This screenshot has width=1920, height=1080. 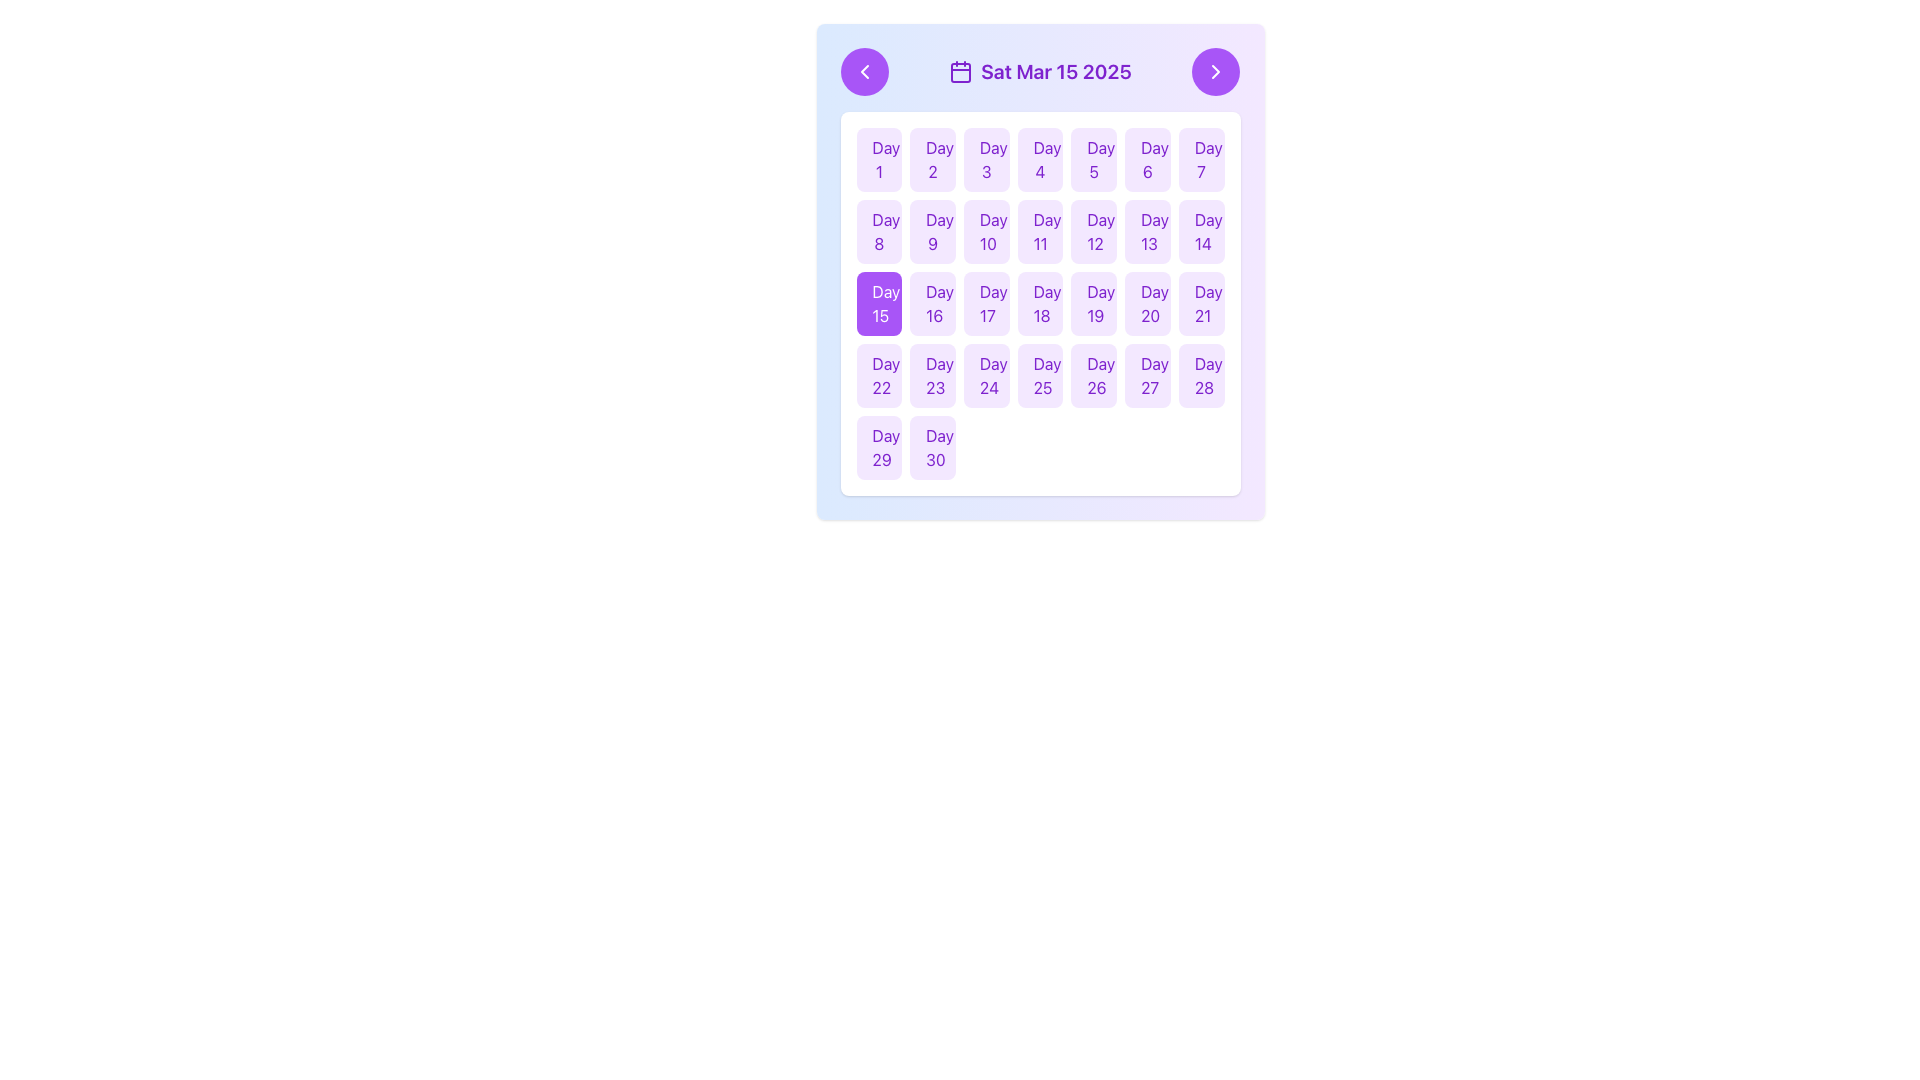 What do you see at coordinates (1200, 230) in the screenshot?
I see `the non-interactive button labeled 'Day 14' with rounded edges and a purple background` at bounding box center [1200, 230].